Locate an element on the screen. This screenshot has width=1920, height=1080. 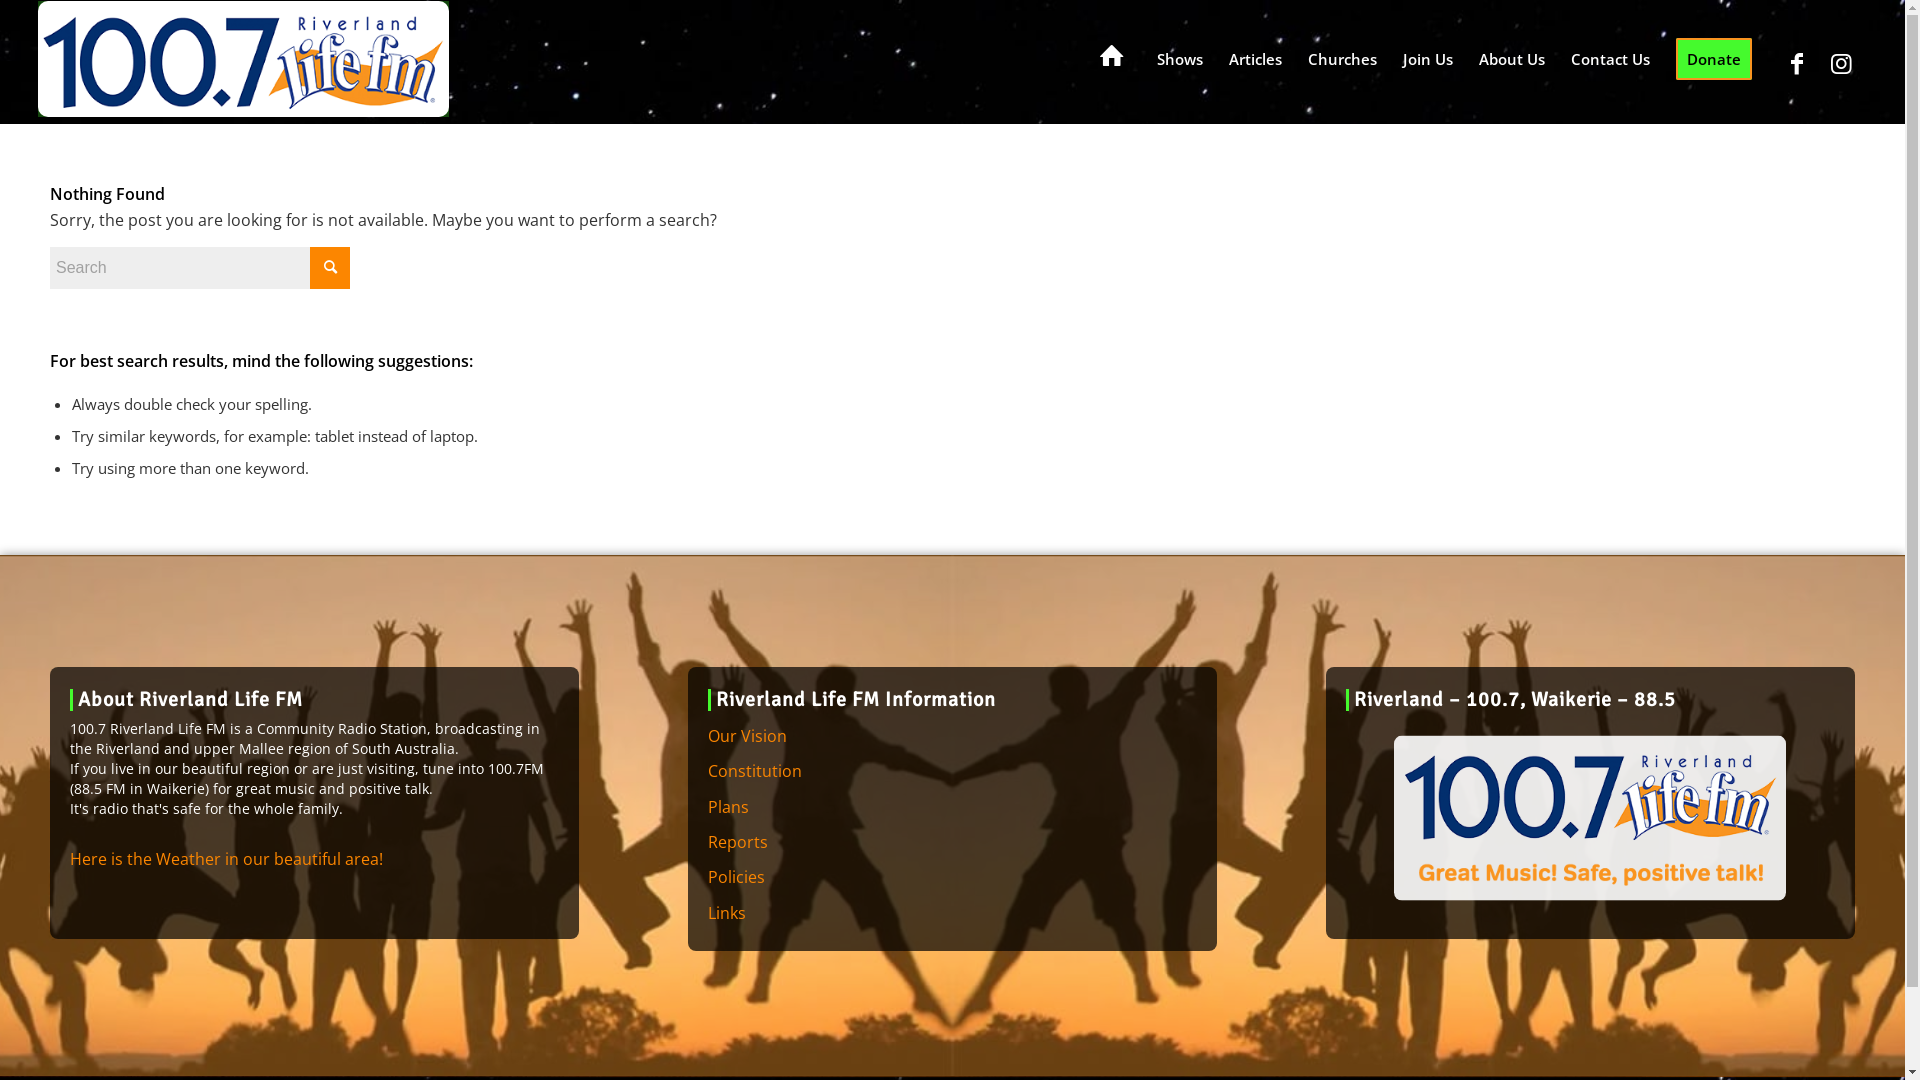
'Contact Us' is located at coordinates (1610, 57).